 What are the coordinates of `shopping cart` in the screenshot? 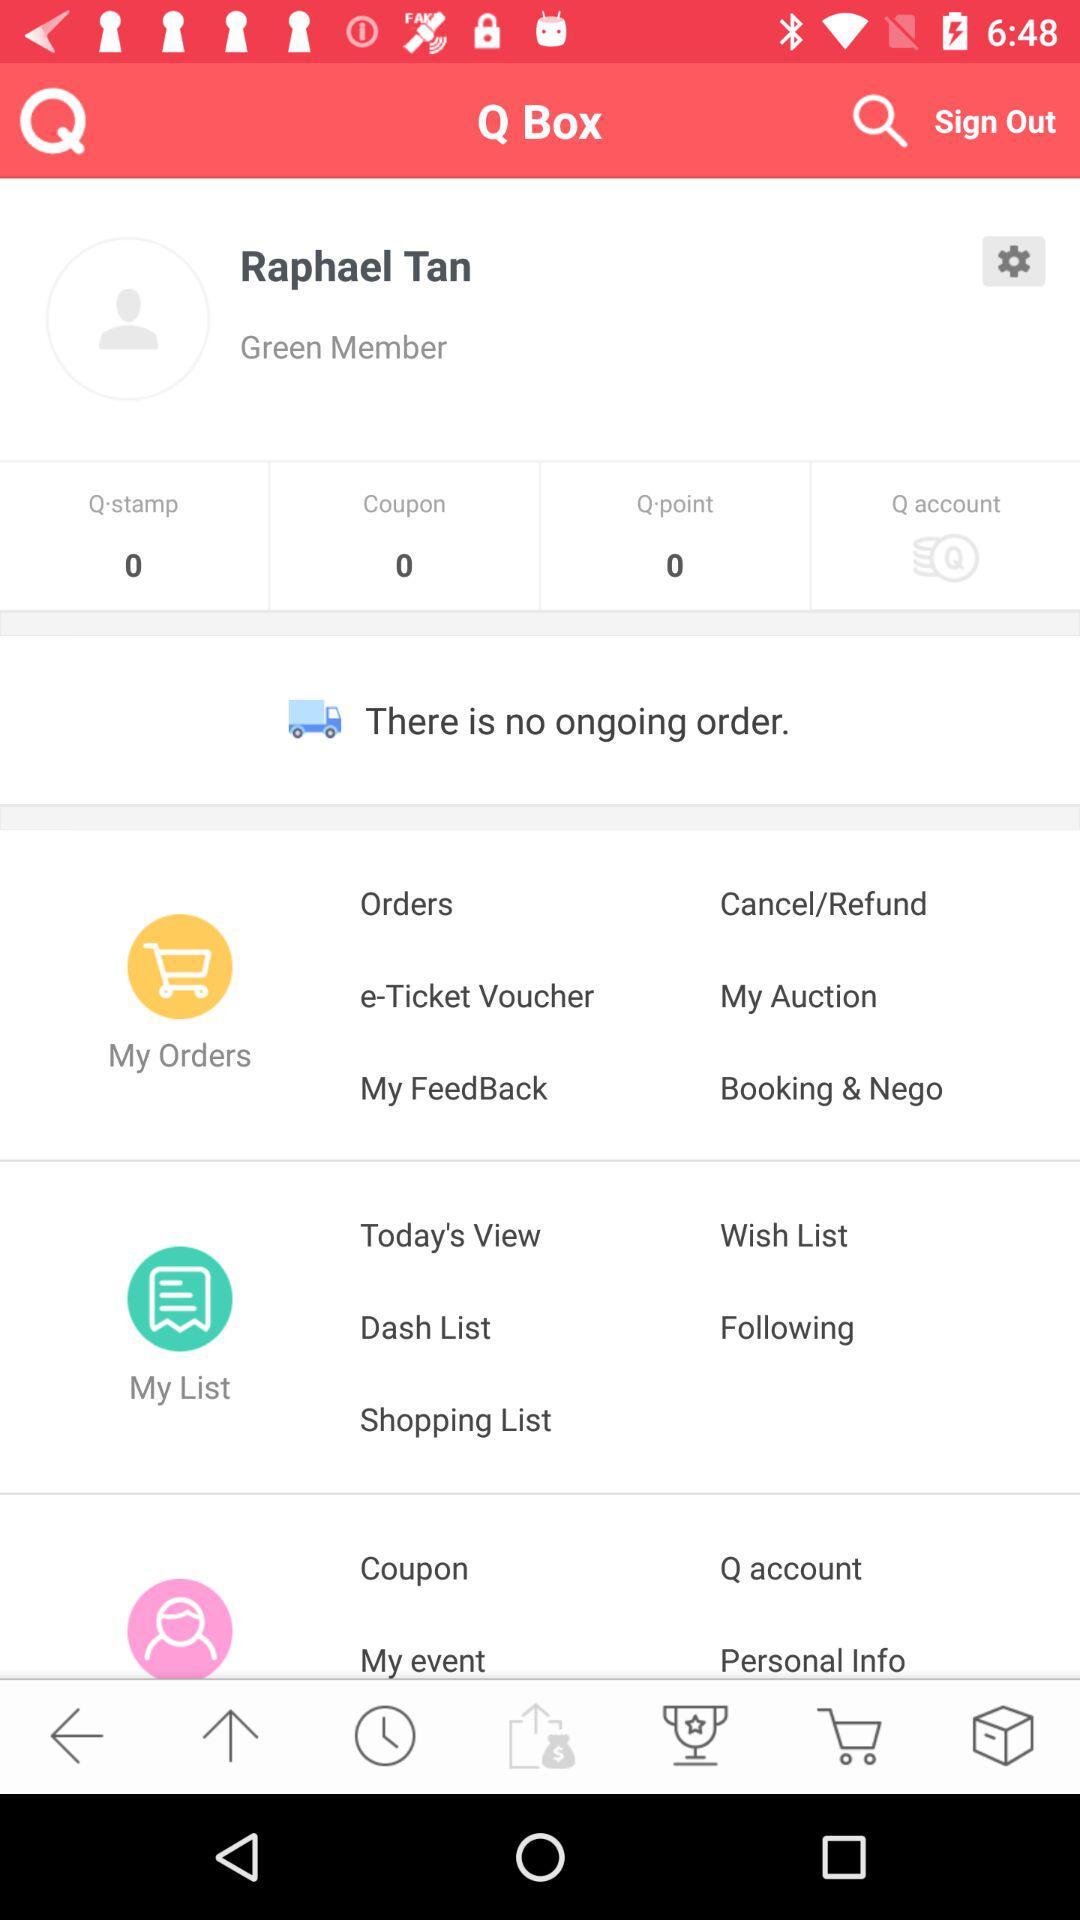 It's located at (848, 1734).